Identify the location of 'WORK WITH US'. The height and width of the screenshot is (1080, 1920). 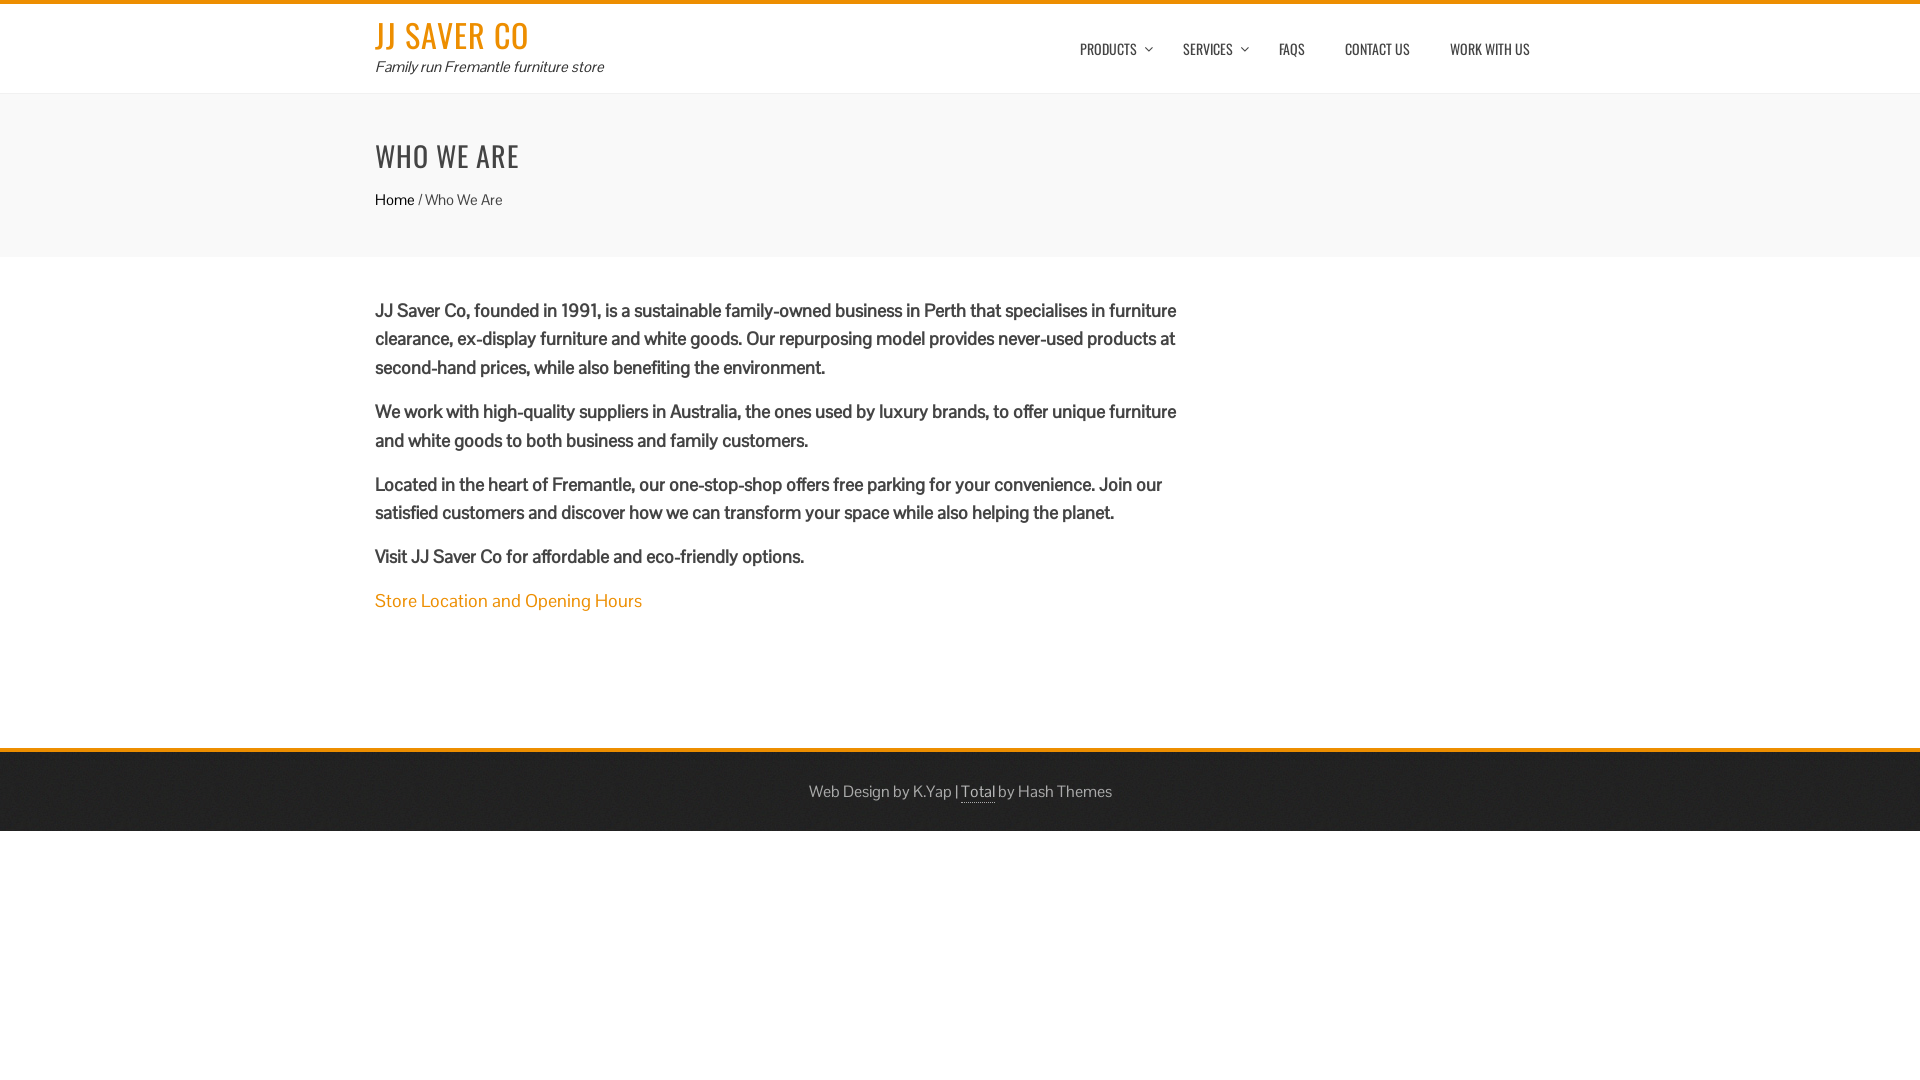
(1489, 48).